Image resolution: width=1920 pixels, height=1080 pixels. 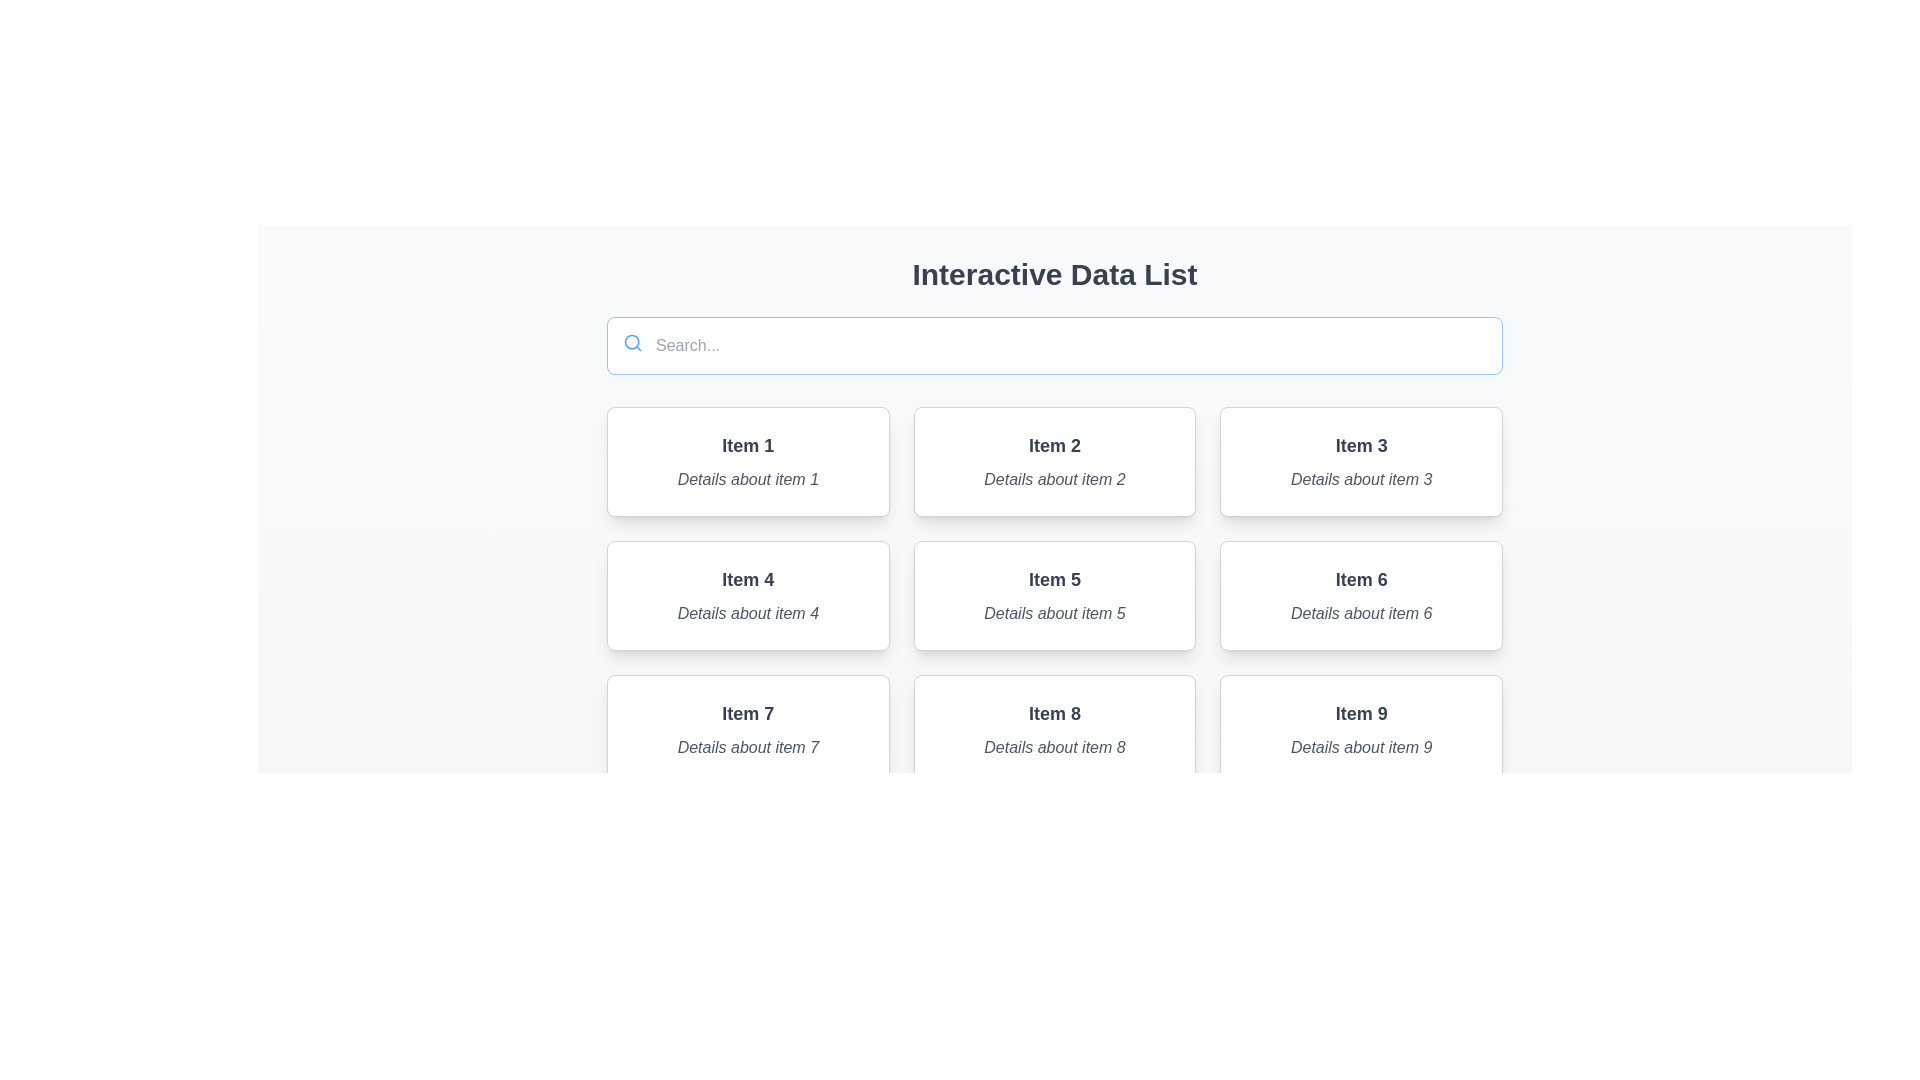 I want to click on the Card representing 'Item 1', which is located in the top-left position of a grid layout, so click(x=747, y=462).